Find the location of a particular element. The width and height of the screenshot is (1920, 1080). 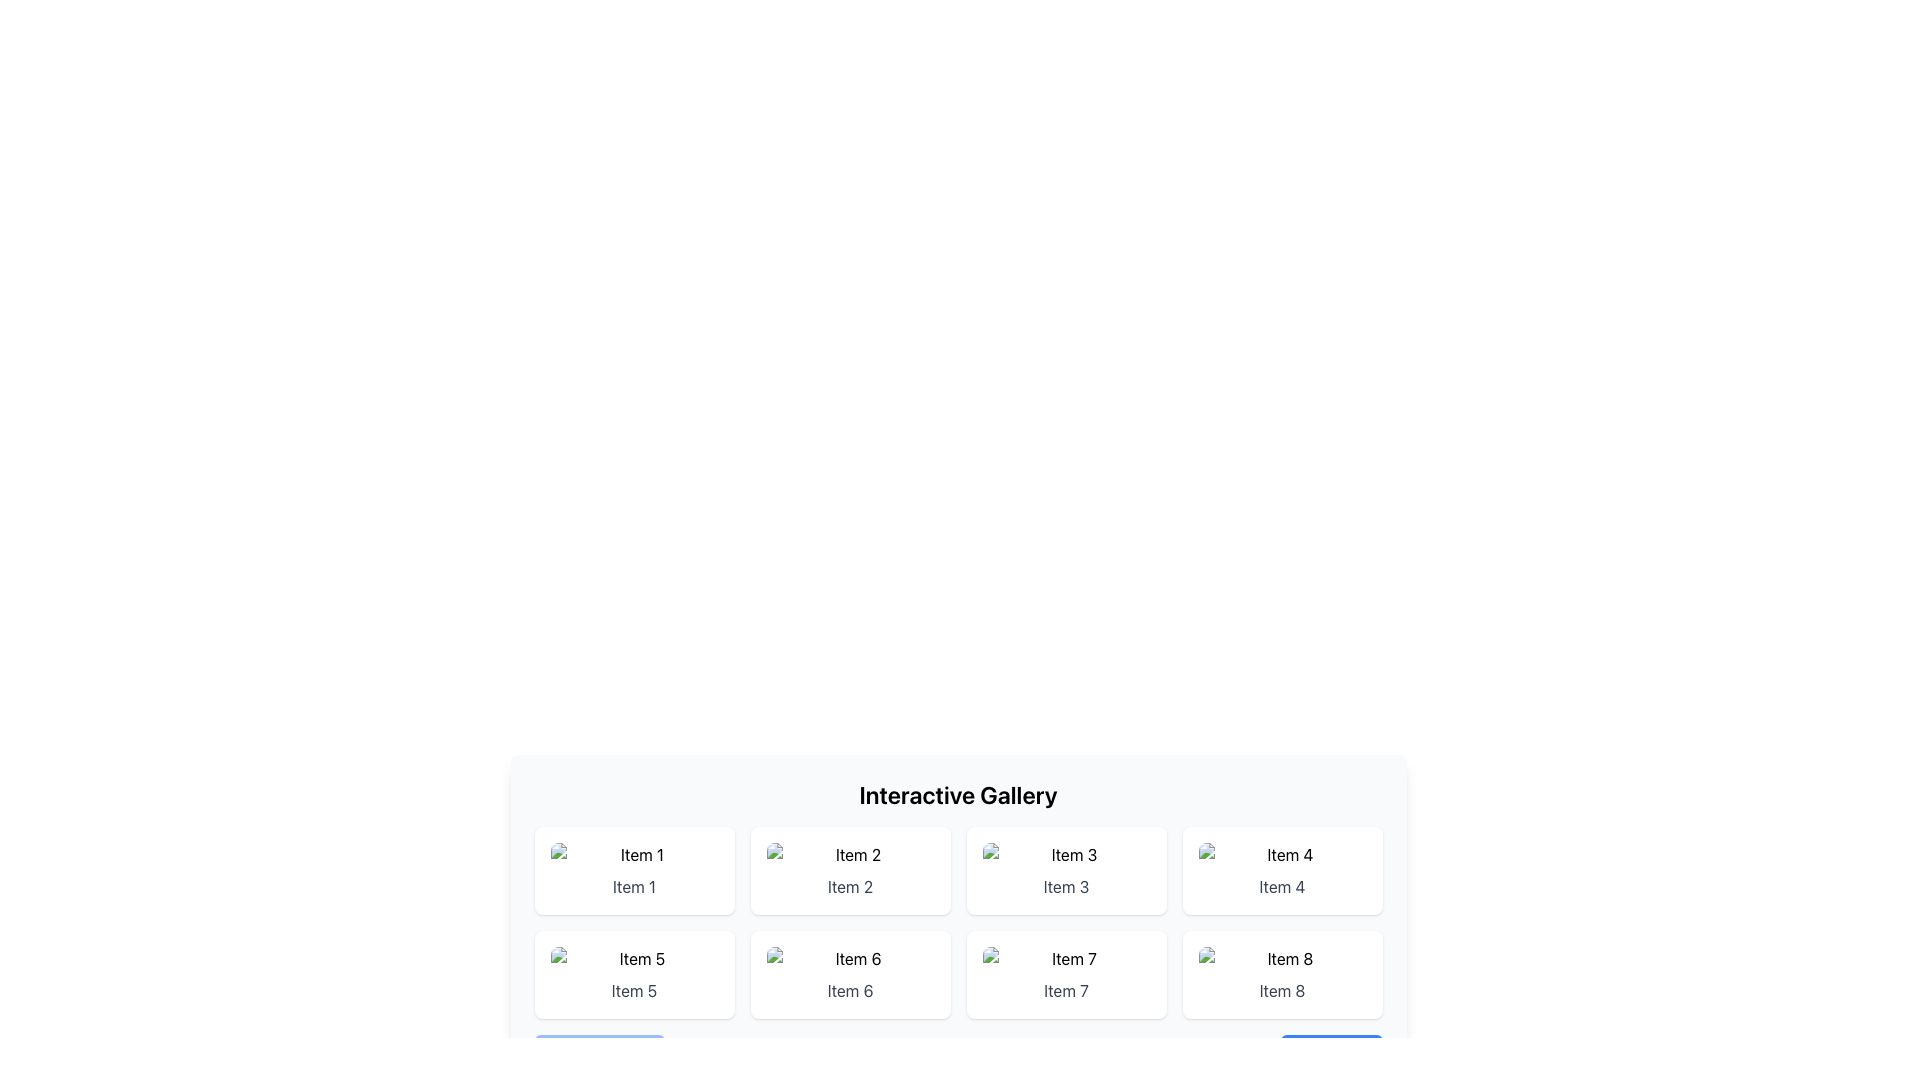

the descriptive text label for 'Item 2' located in the second cell of the top row in the gallery interface is located at coordinates (850, 886).